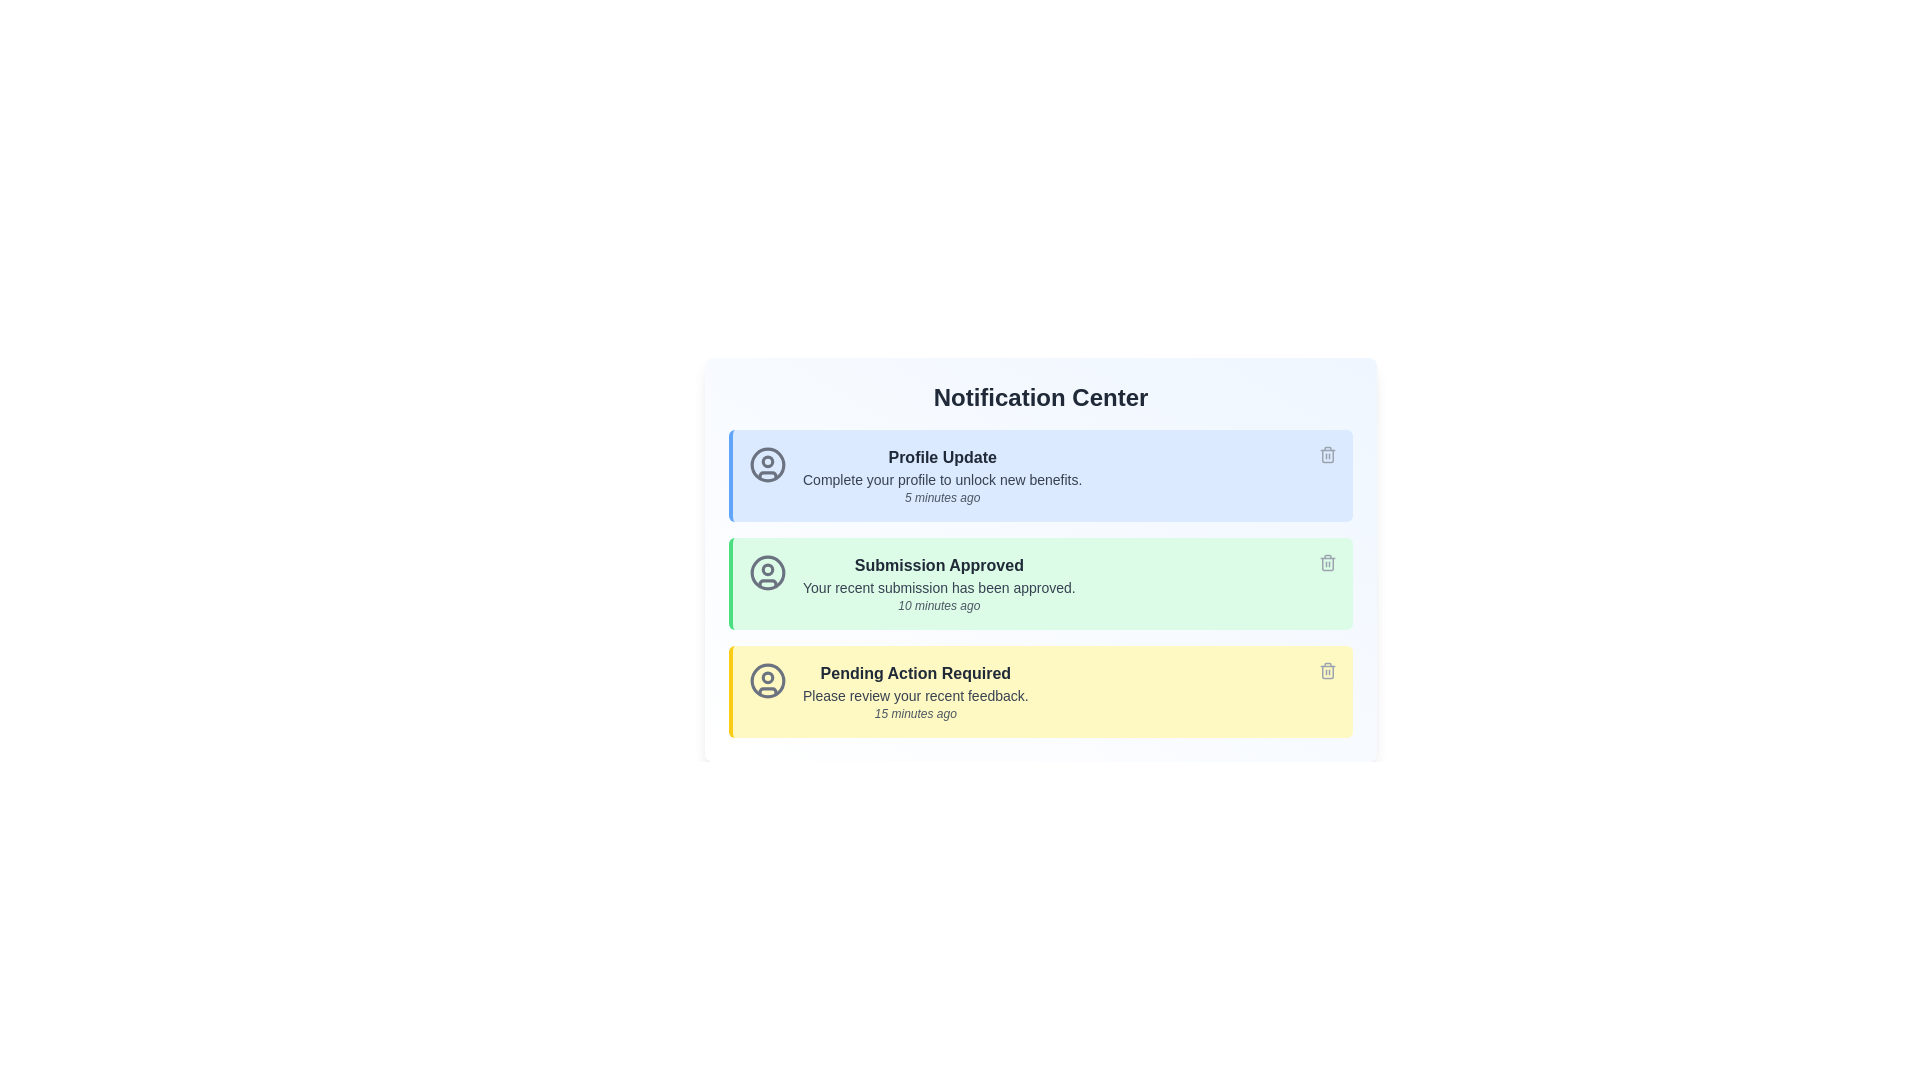  Describe the element at coordinates (767, 573) in the screenshot. I see `the user account Icon located within the green notification box that contains the text 'Submission Approved', specifically positioned at the center-left part of the box, just to the left of the text content` at that location.